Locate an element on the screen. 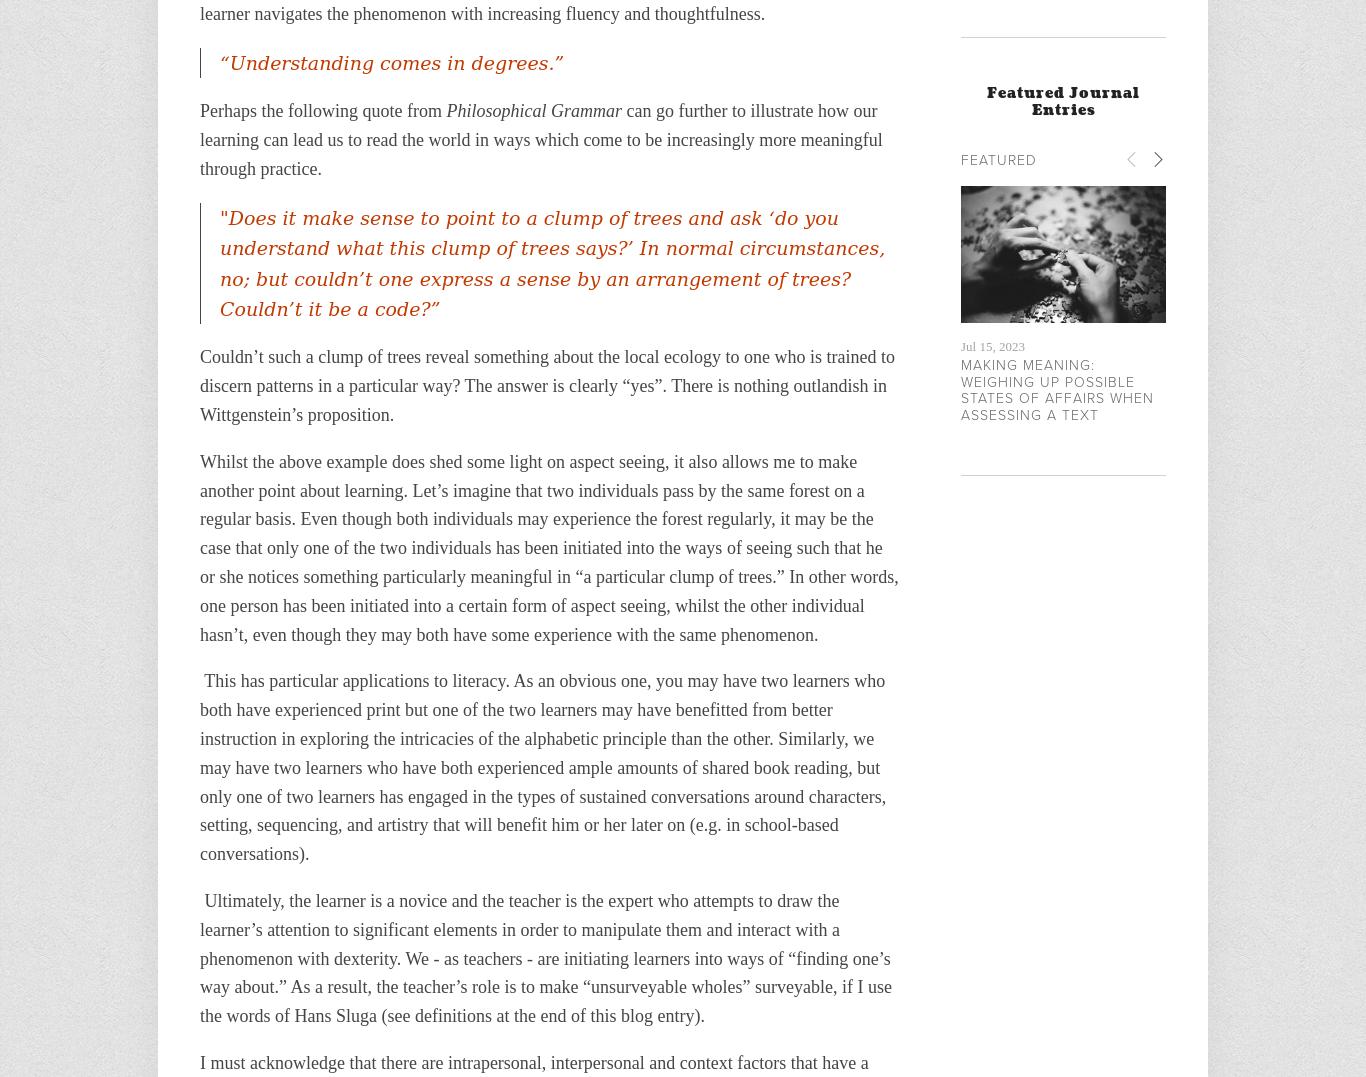 The image size is (1366, 1077). '“Understanding comes in degrees.”' is located at coordinates (391, 63).